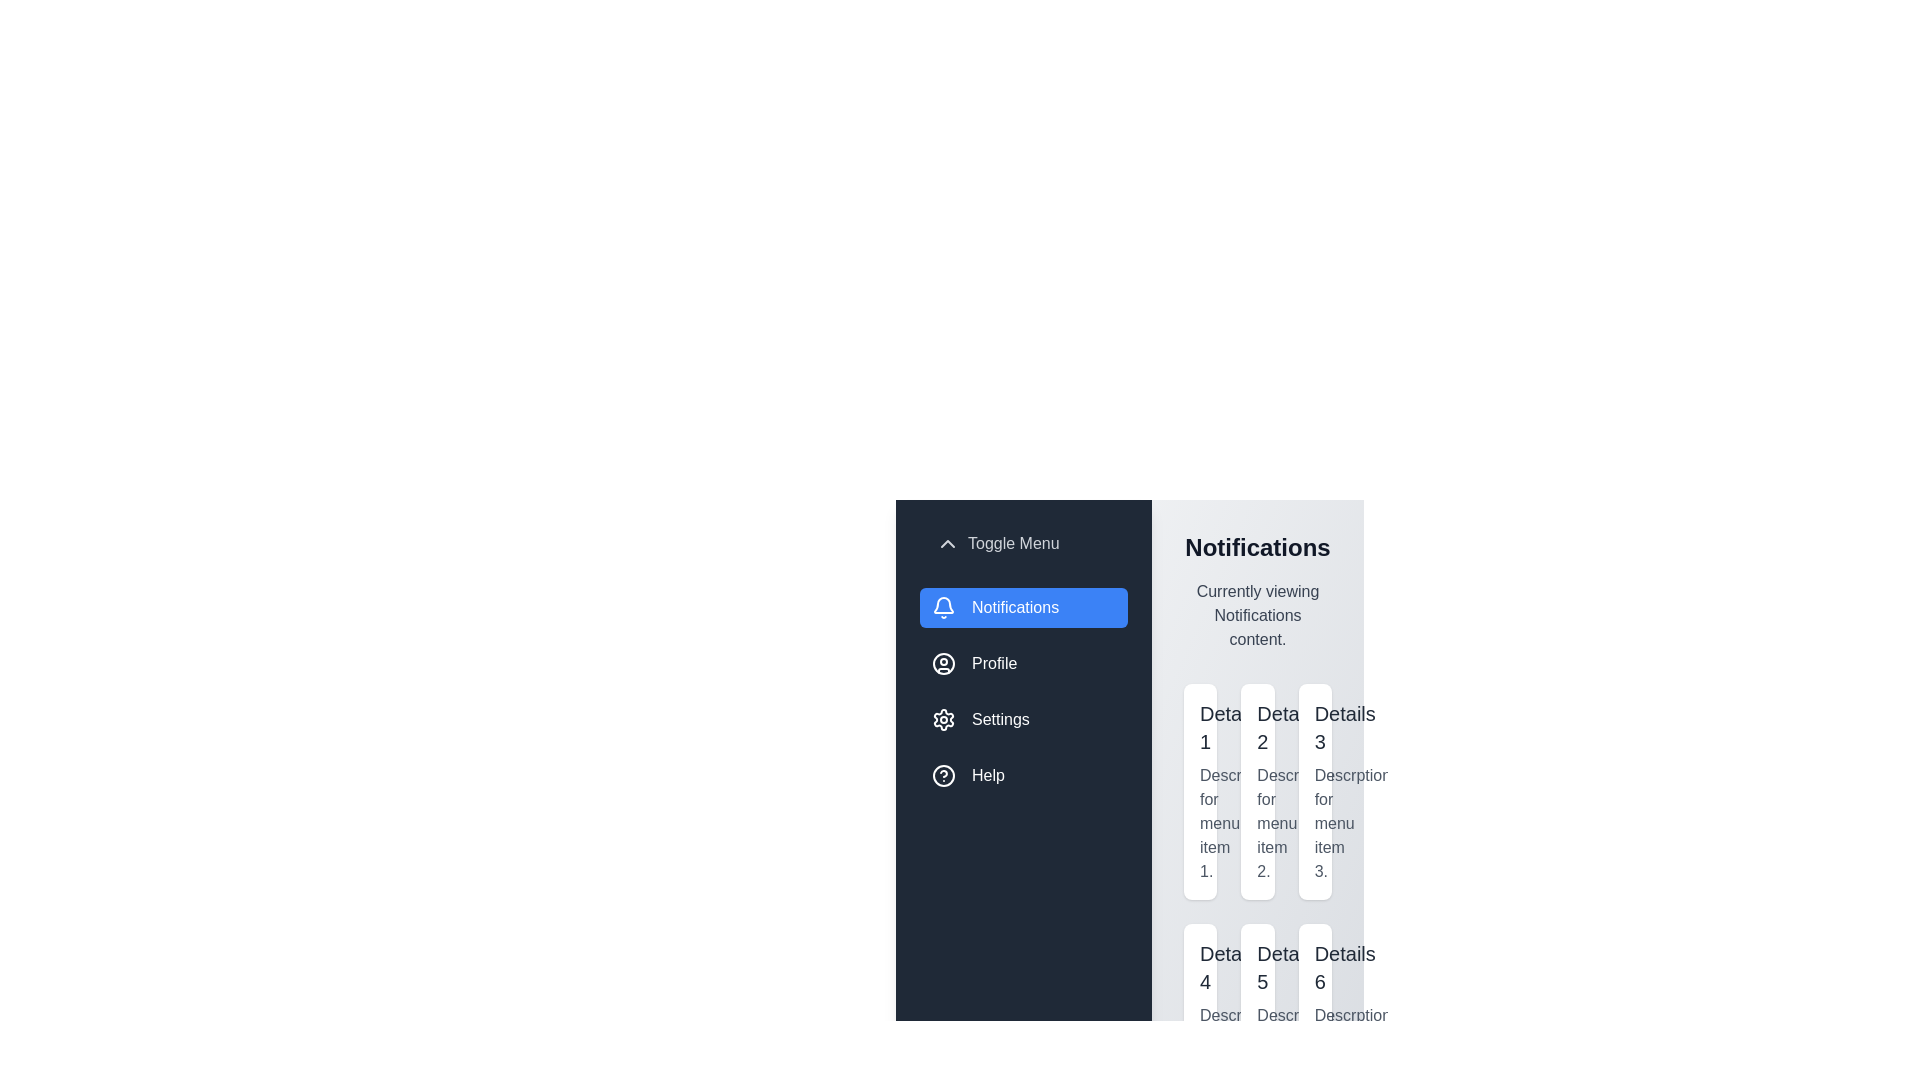 The image size is (1920, 1080). What do you see at coordinates (997, 543) in the screenshot?
I see `the toggle button to toggle the menu visibility` at bounding box center [997, 543].